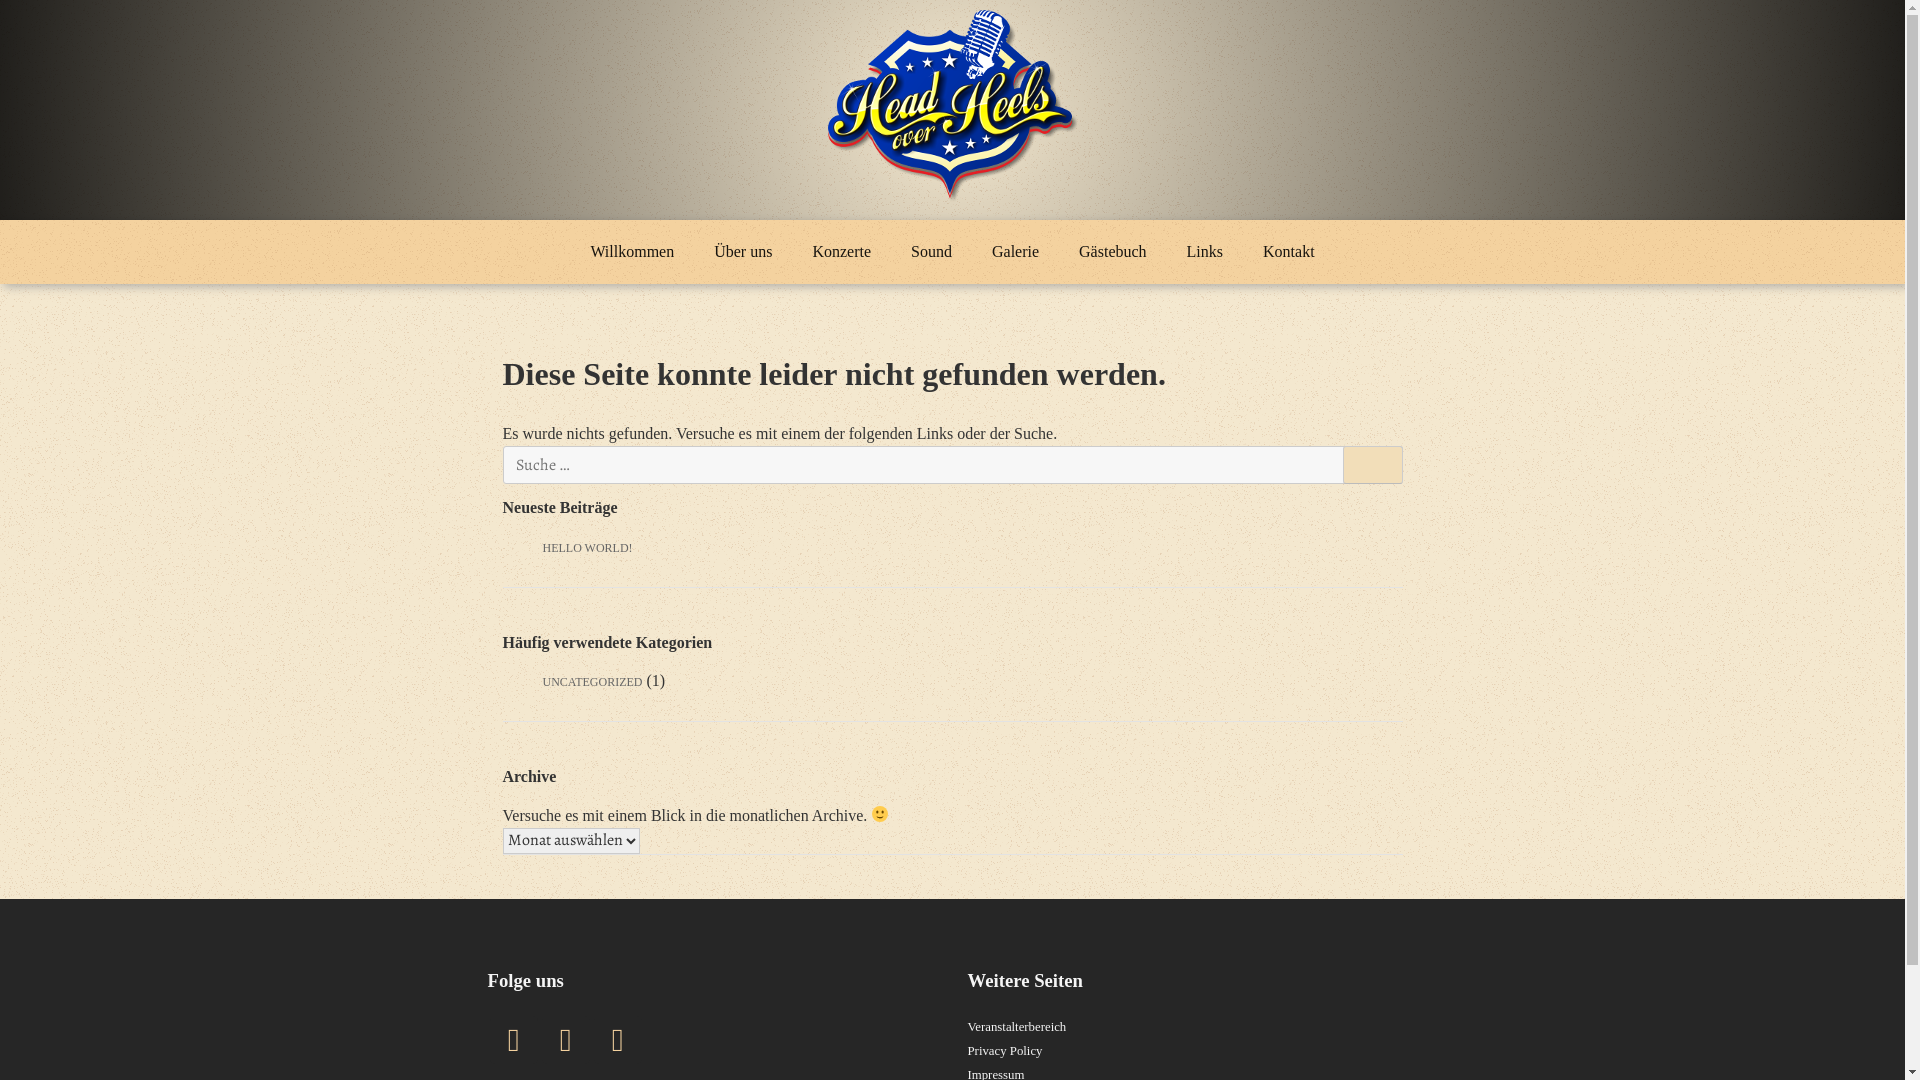  Describe the element at coordinates (631, 250) in the screenshot. I see `'Willkommen'` at that location.